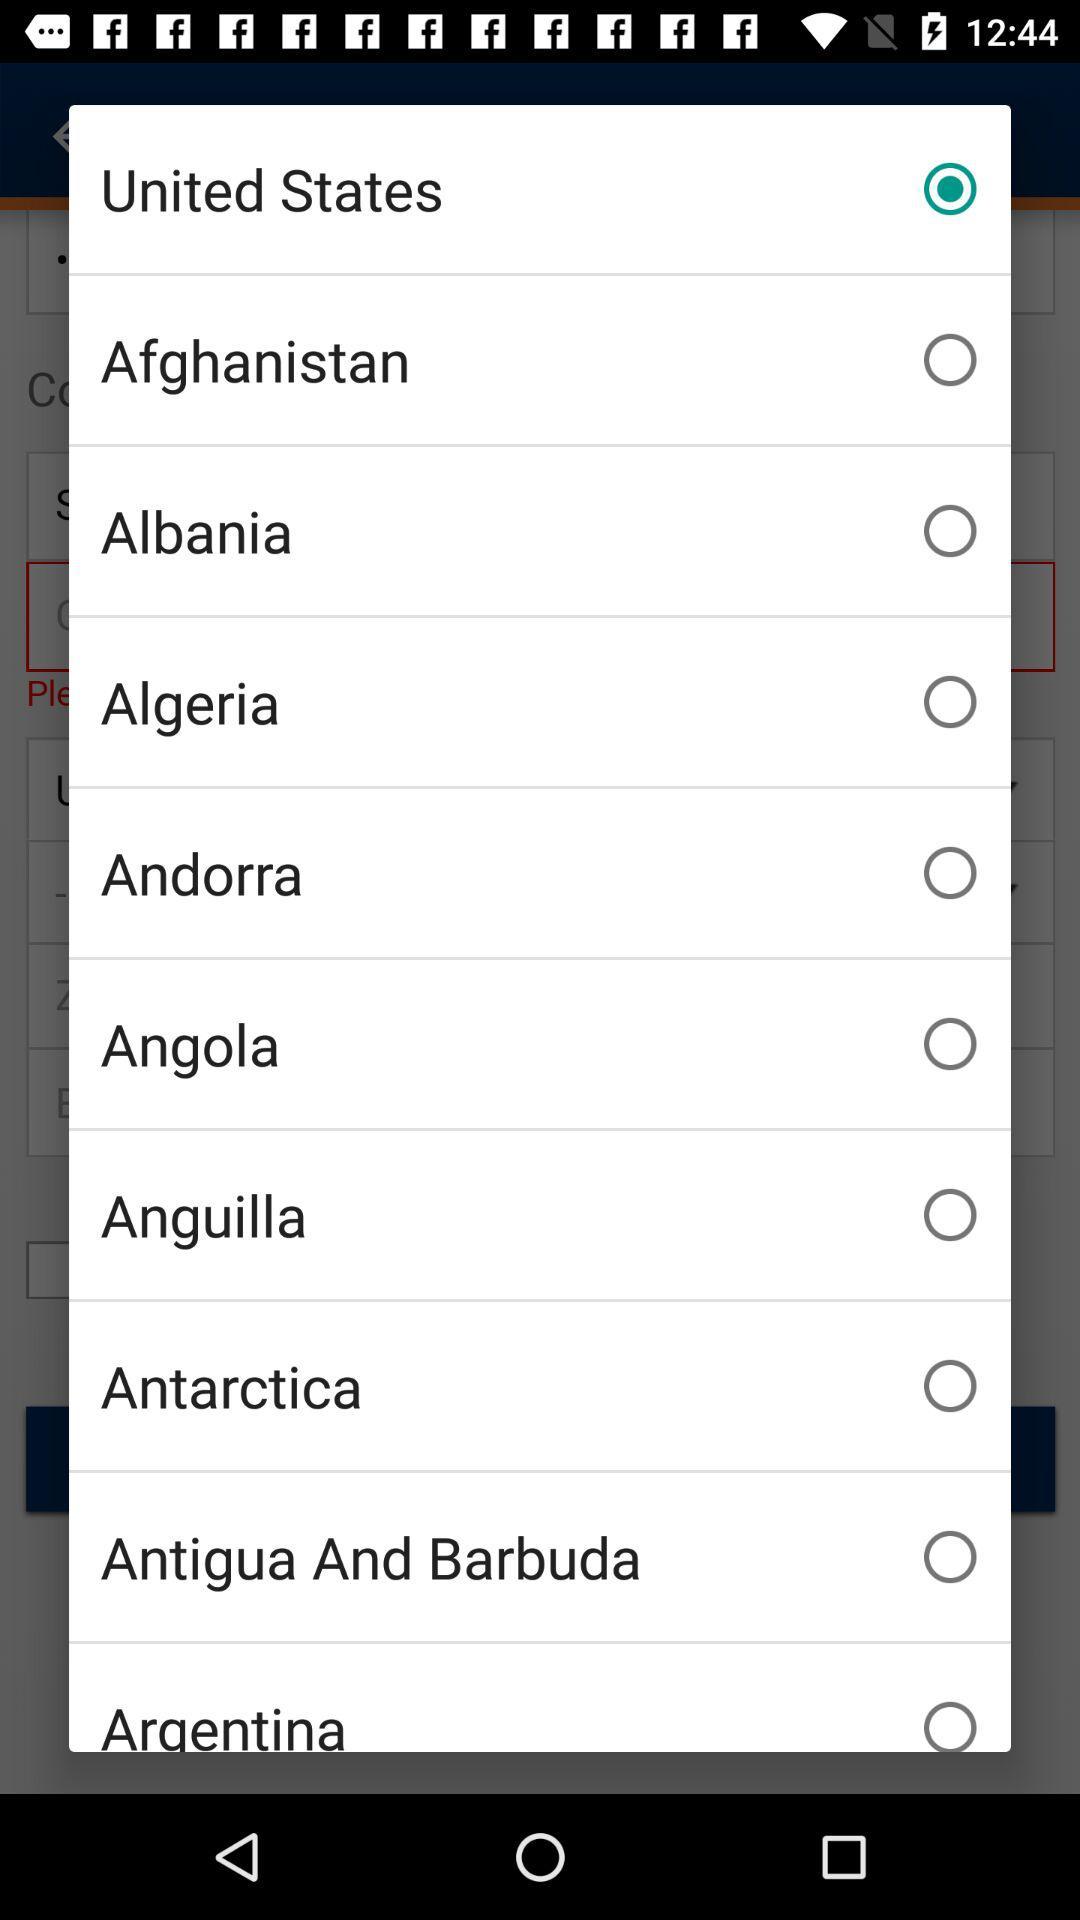 The image size is (1080, 1920). Describe the element at coordinates (540, 1213) in the screenshot. I see `the icon above antarctica` at that location.